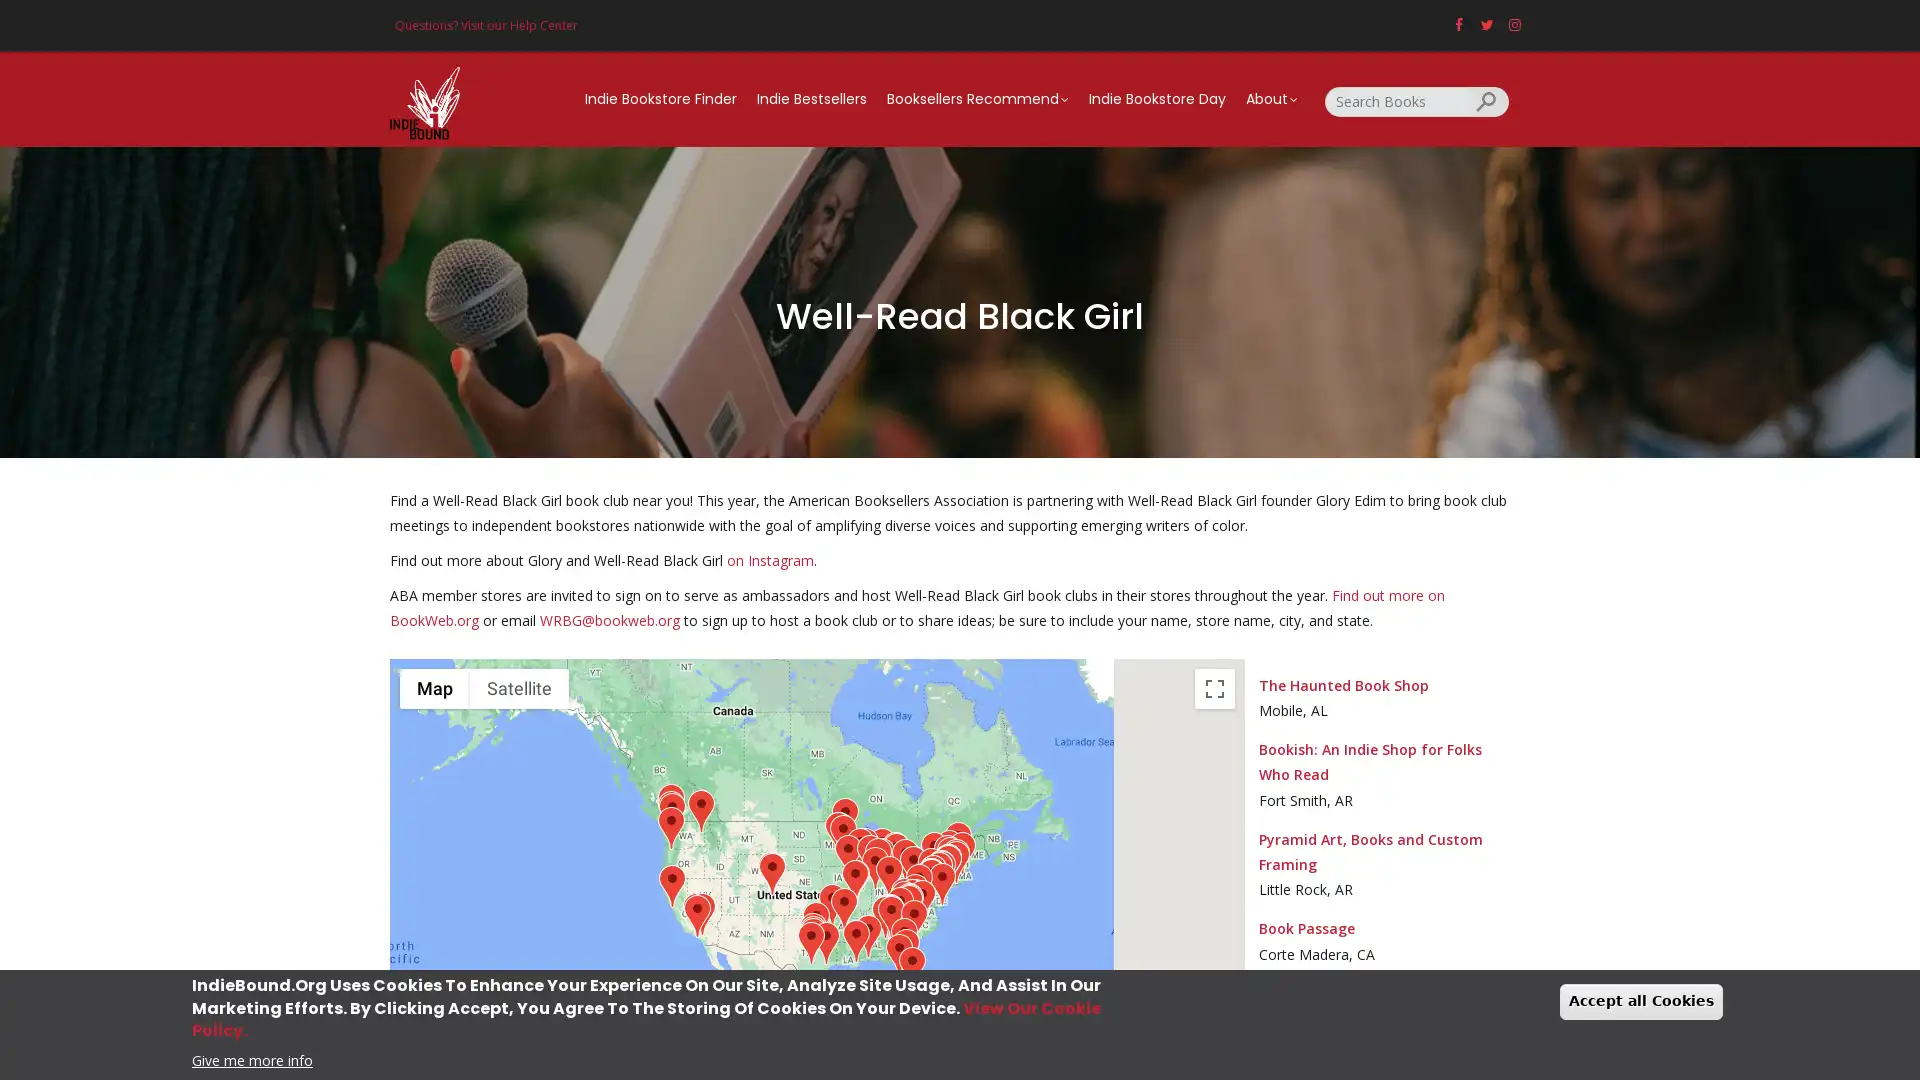  What do you see at coordinates (929, 878) in the screenshot?
I see `East City Bookshop` at bounding box center [929, 878].